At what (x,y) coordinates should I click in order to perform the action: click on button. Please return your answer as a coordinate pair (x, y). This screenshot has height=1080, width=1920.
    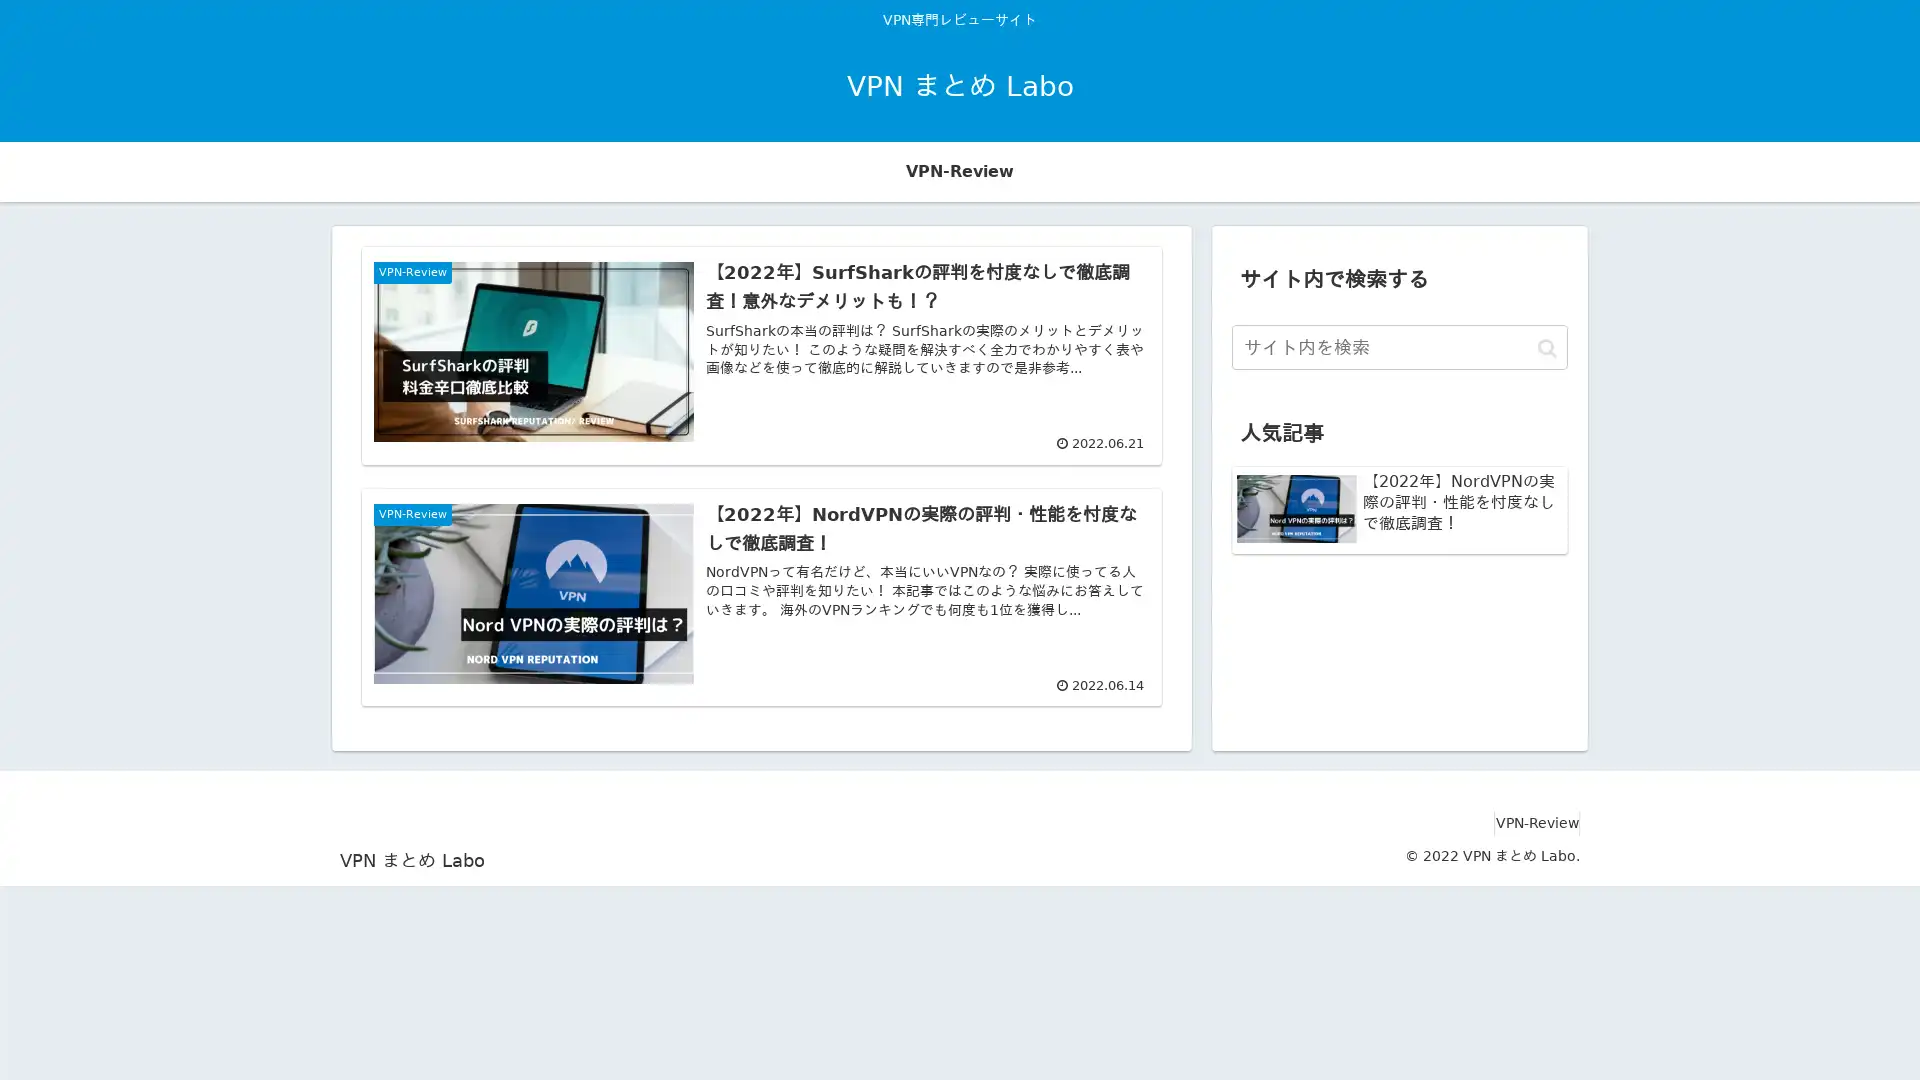
    Looking at the image, I should click on (1546, 346).